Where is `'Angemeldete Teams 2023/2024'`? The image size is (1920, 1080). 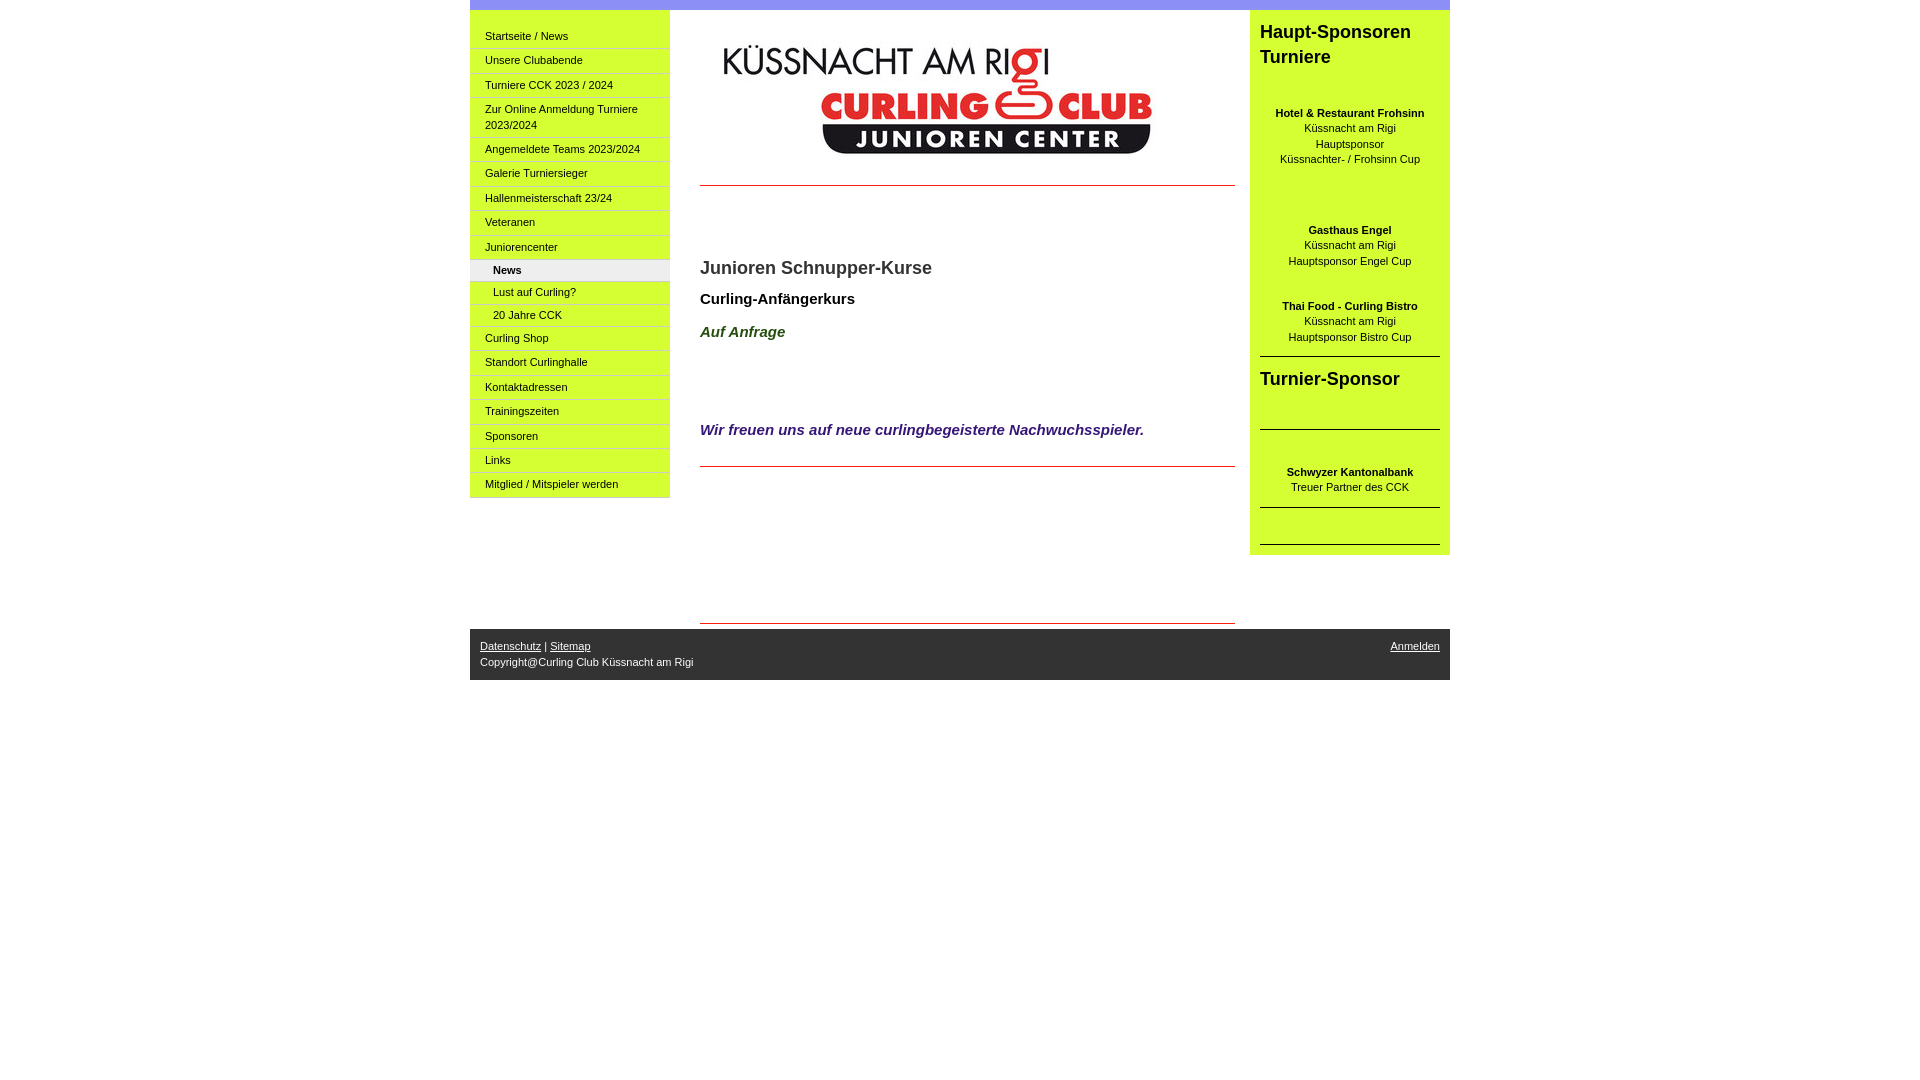 'Angemeldete Teams 2023/2024' is located at coordinates (569, 149).